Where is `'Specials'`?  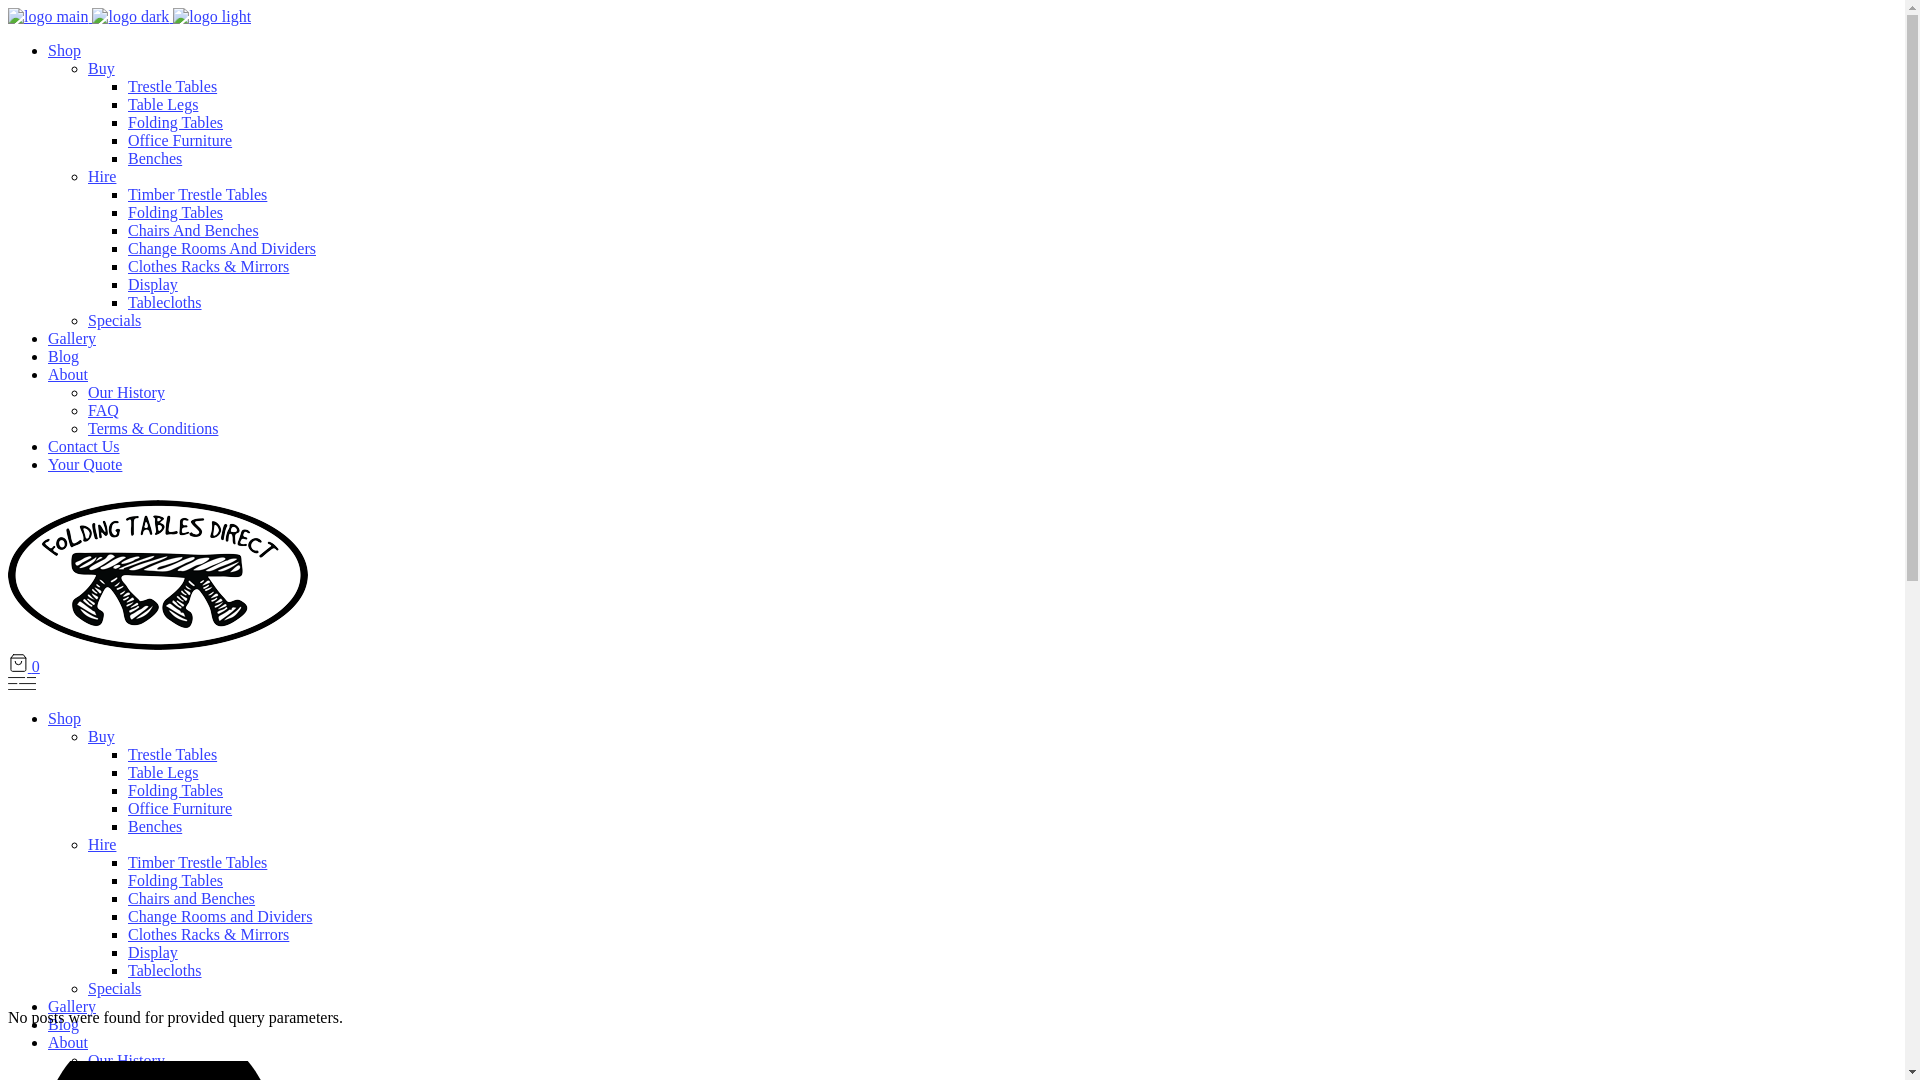
'Specials' is located at coordinates (86, 987).